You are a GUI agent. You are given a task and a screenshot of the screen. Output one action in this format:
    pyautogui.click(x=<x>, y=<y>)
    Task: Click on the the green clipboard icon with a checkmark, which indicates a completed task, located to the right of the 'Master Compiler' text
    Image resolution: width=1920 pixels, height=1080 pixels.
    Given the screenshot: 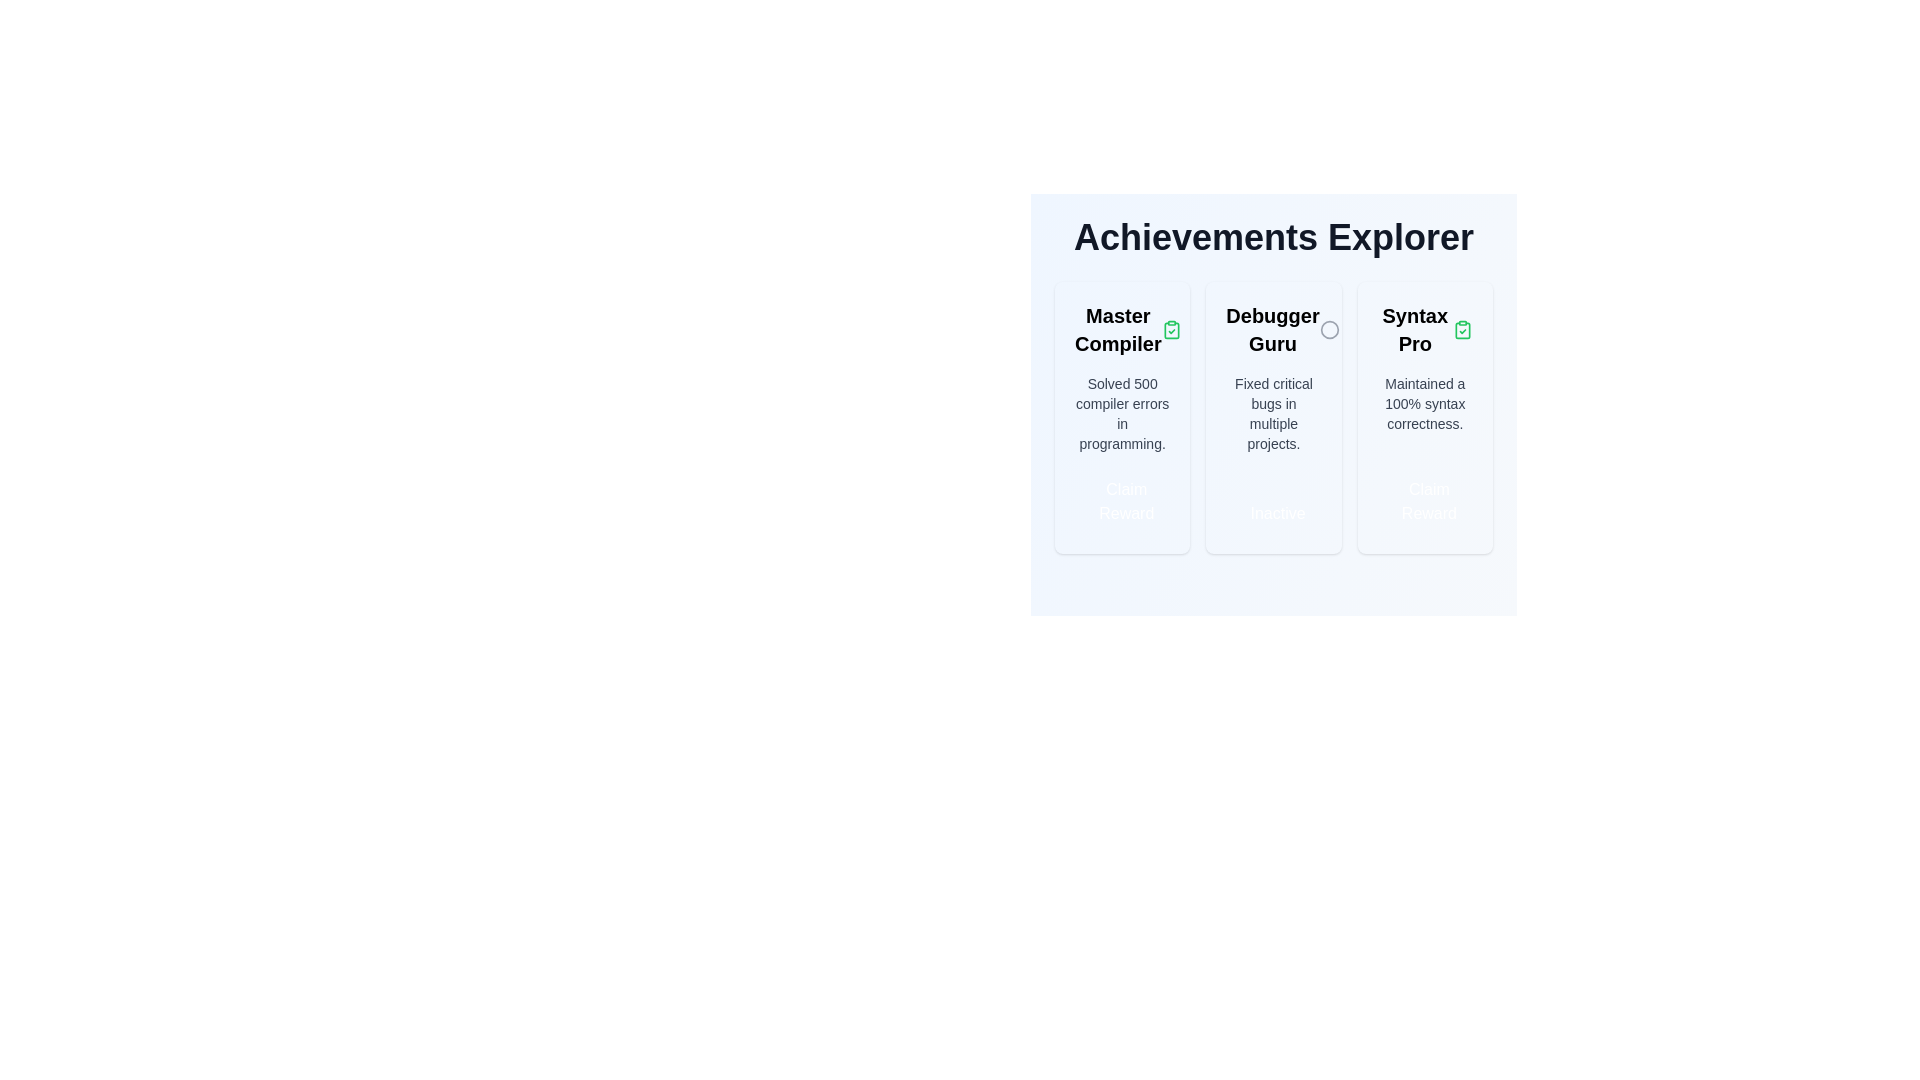 What is the action you would take?
    pyautogui.click(x=1171, y=329)
    